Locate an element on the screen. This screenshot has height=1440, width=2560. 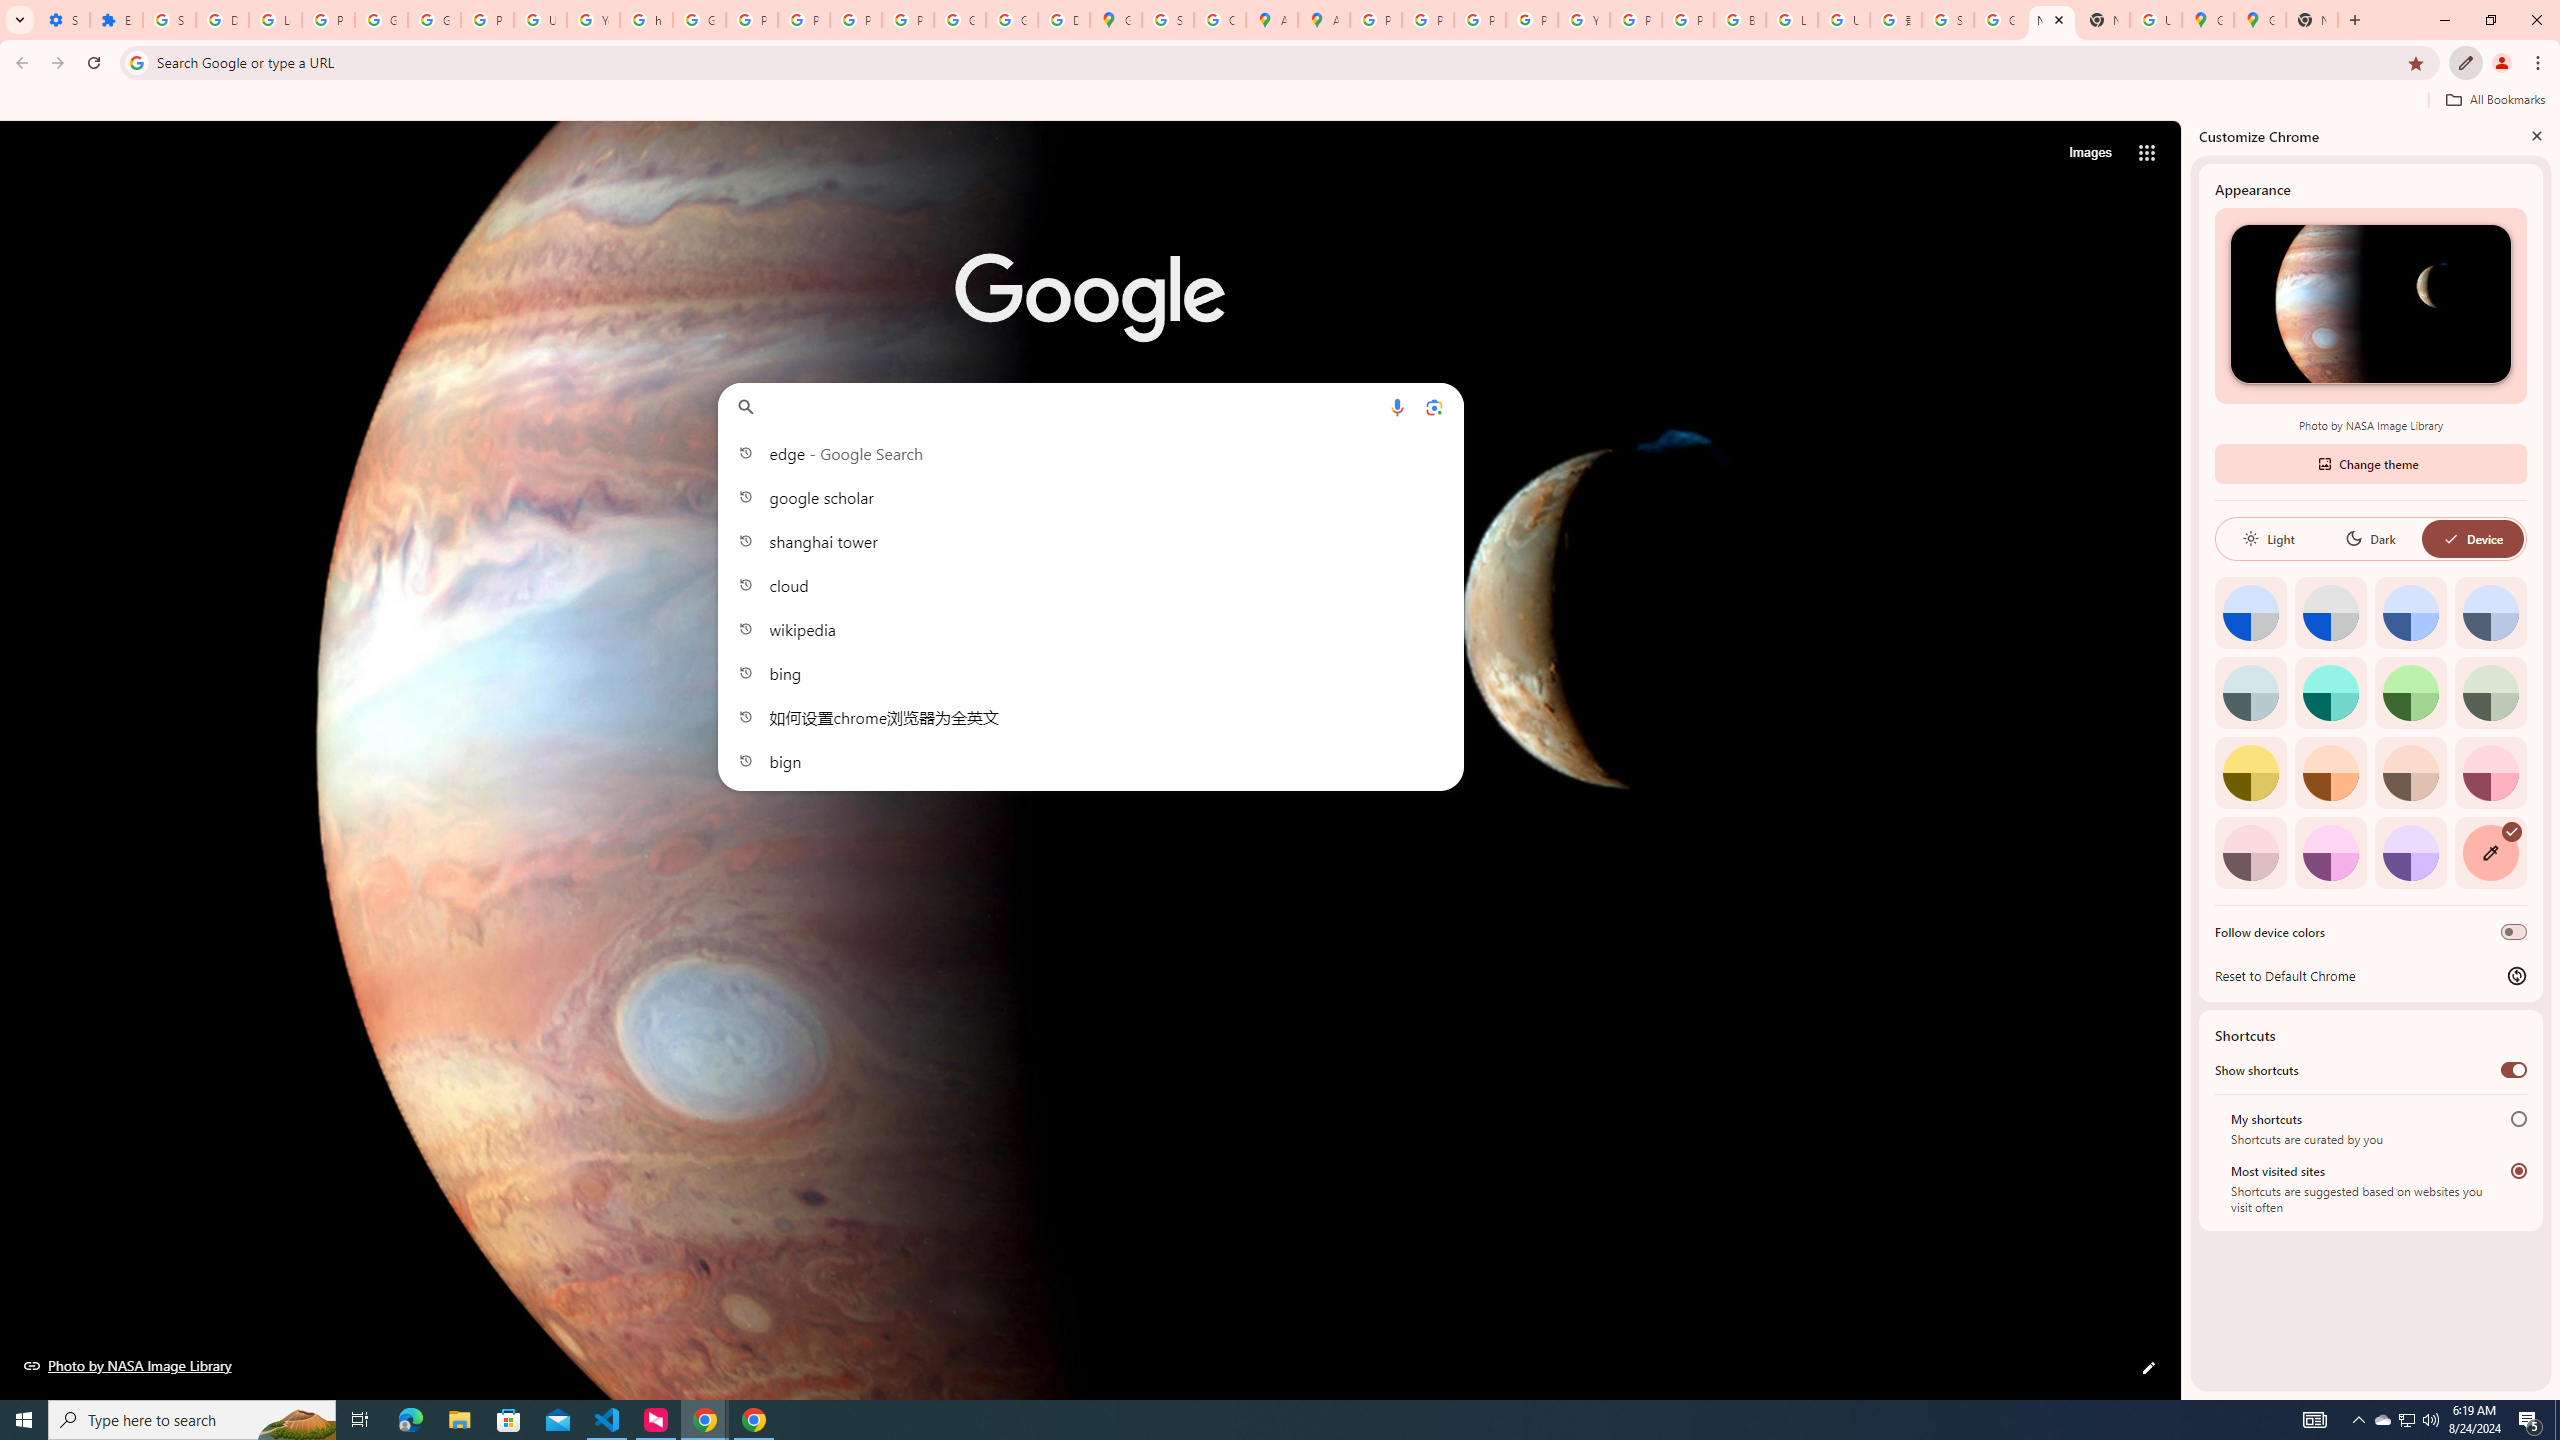
'Orange' is located at coordinates (2329, 771).